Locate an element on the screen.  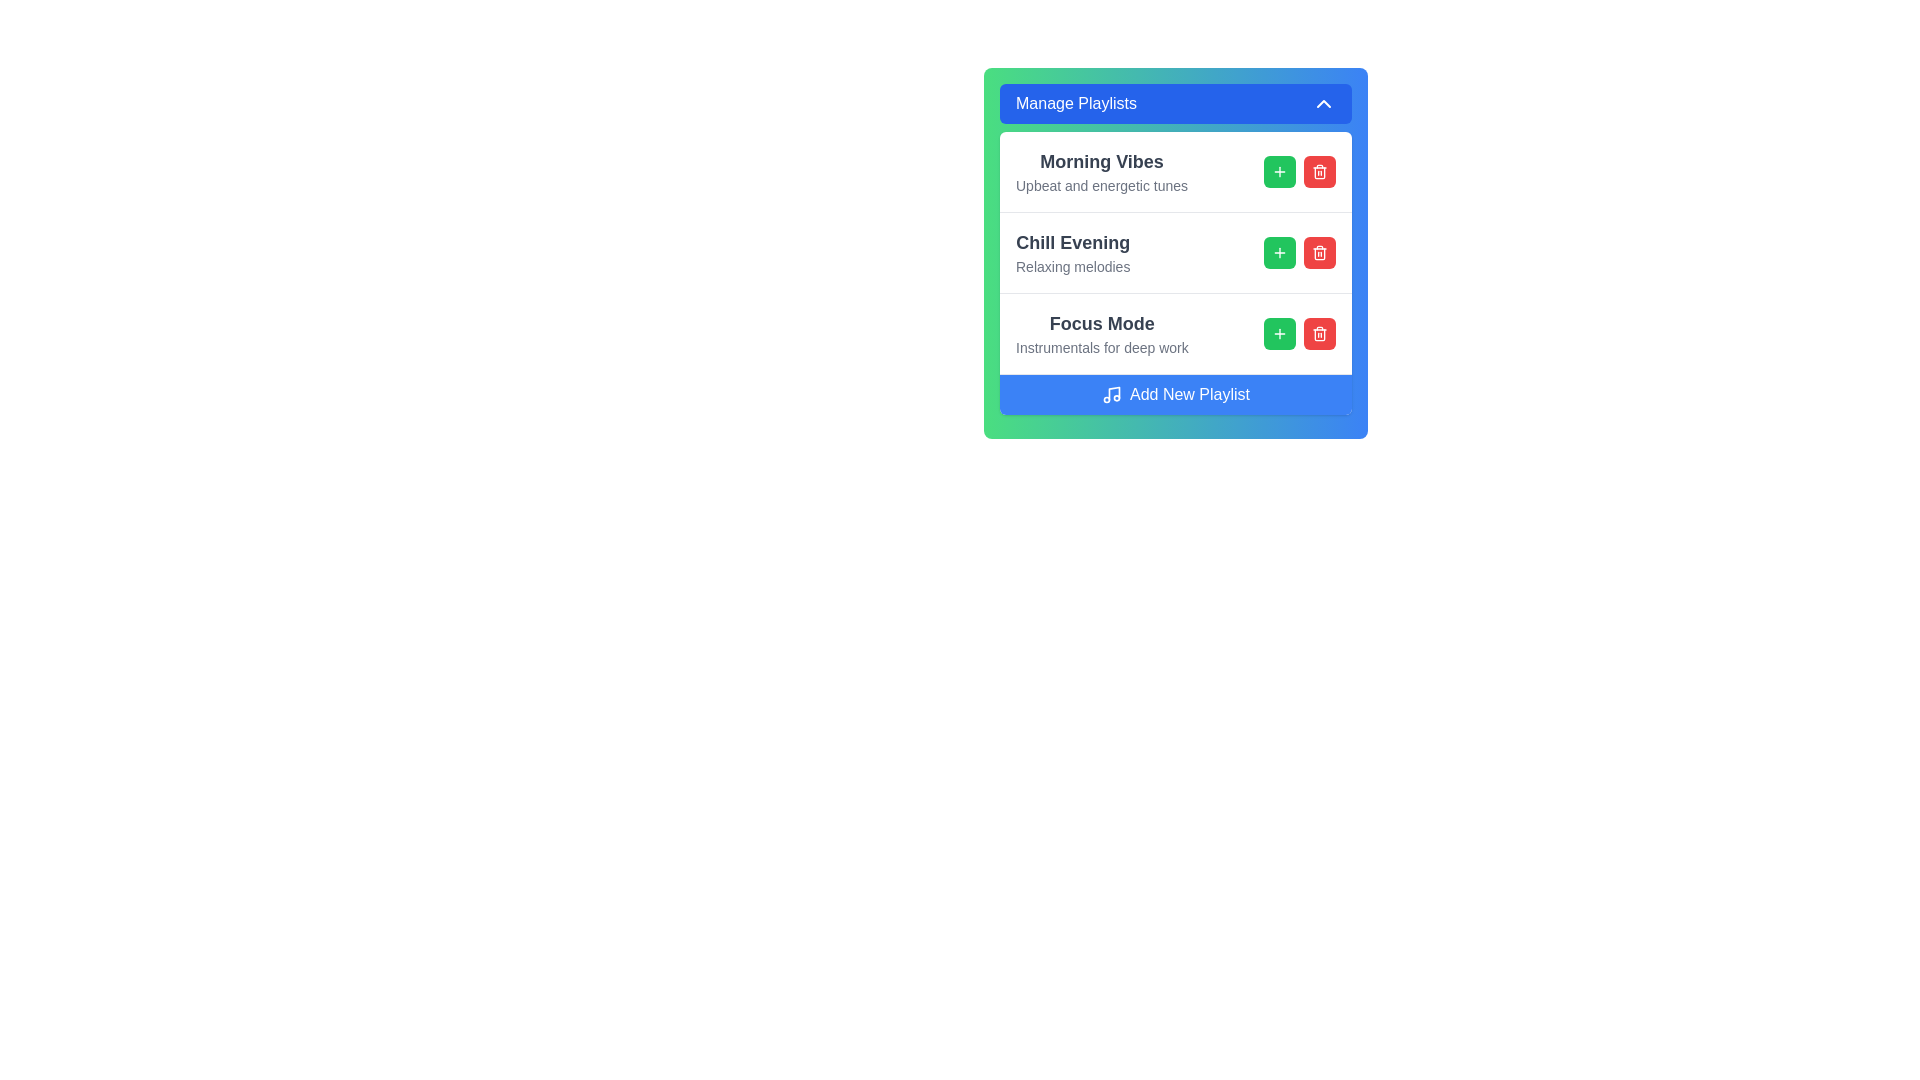
the red trash can icon button is located at coordinates (1320, 171).